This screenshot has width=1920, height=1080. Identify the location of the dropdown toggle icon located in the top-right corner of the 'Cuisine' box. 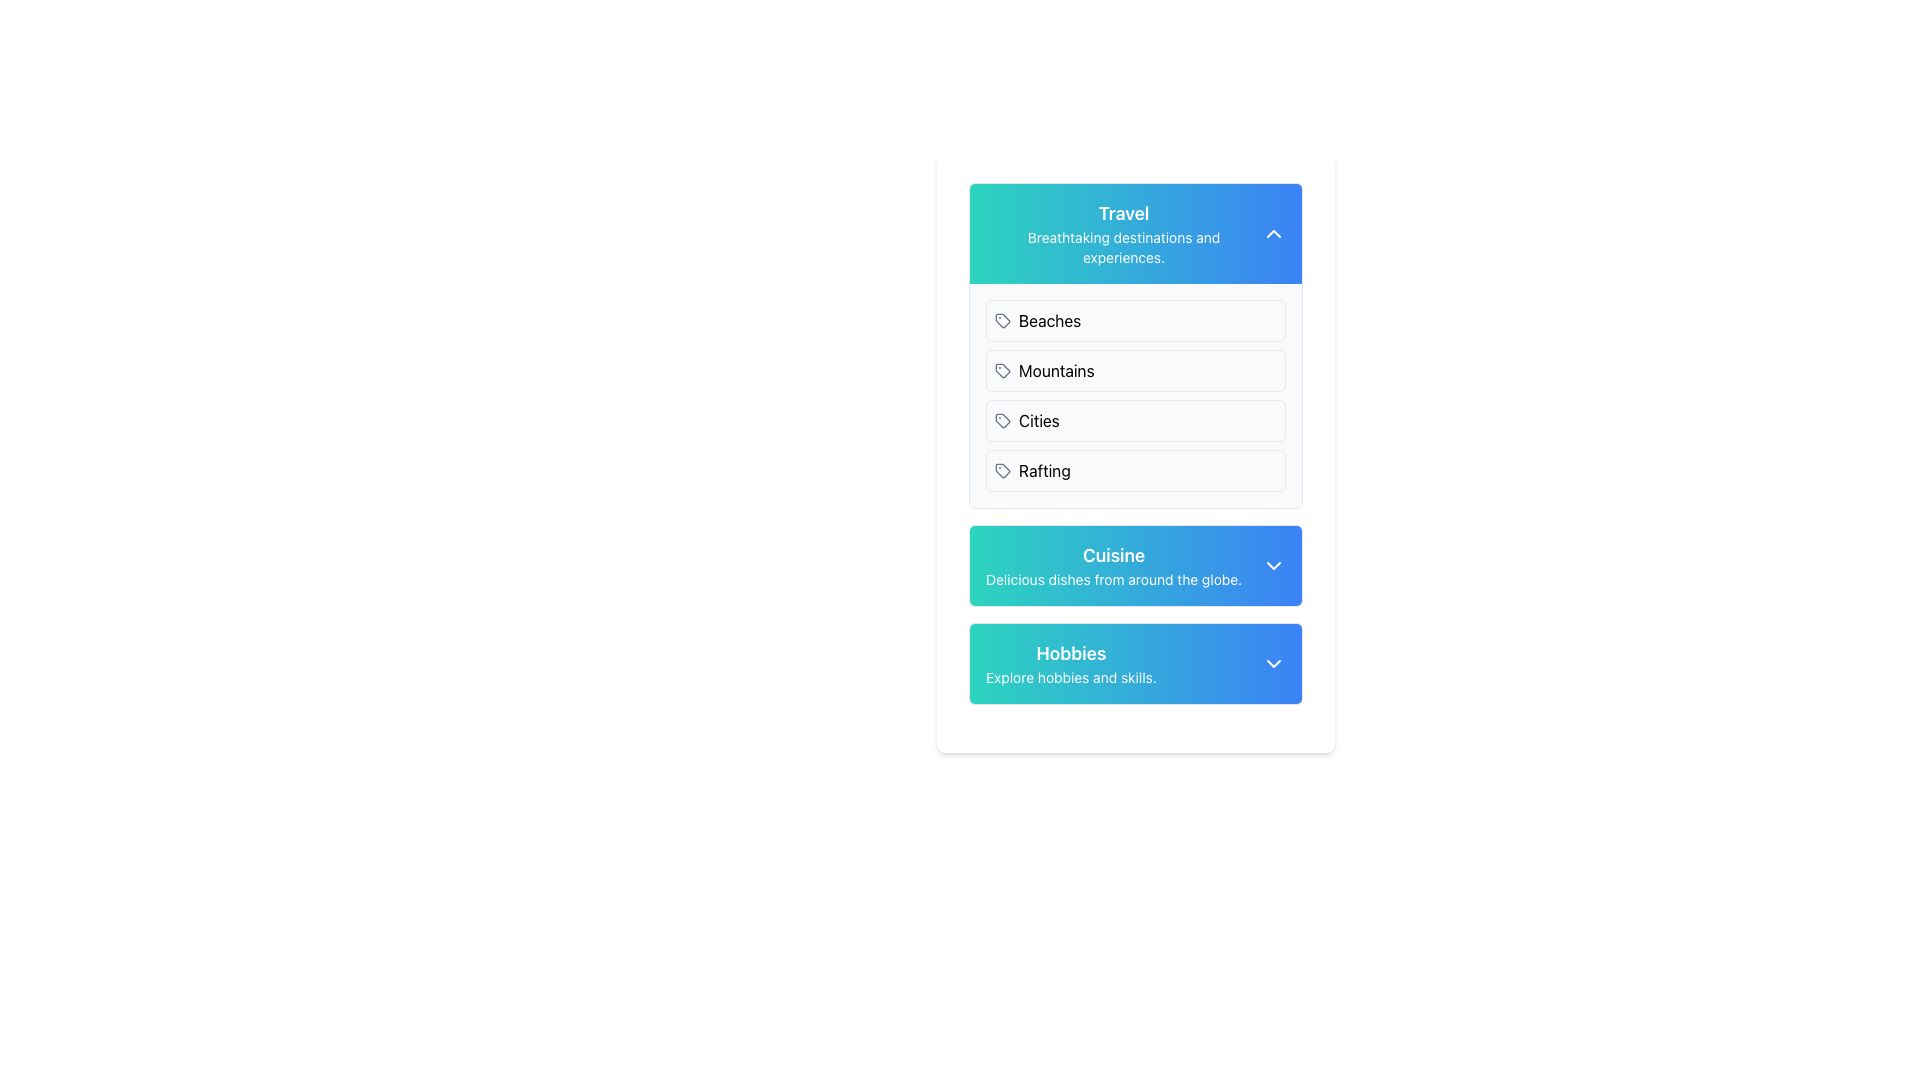
(1272, 566).